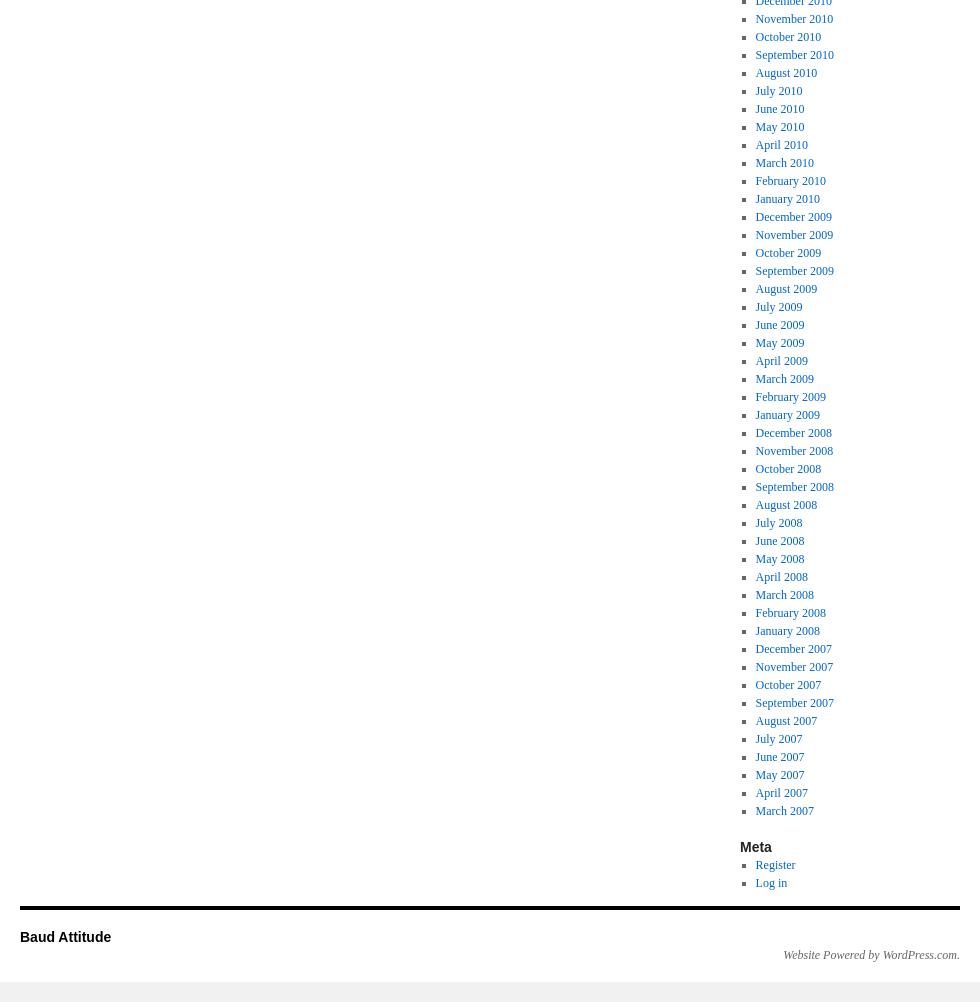 The image size is (980, 1002). Describe the element at coordinates (785, 73) in the screenshot. I see `'August 2010'` at that location.